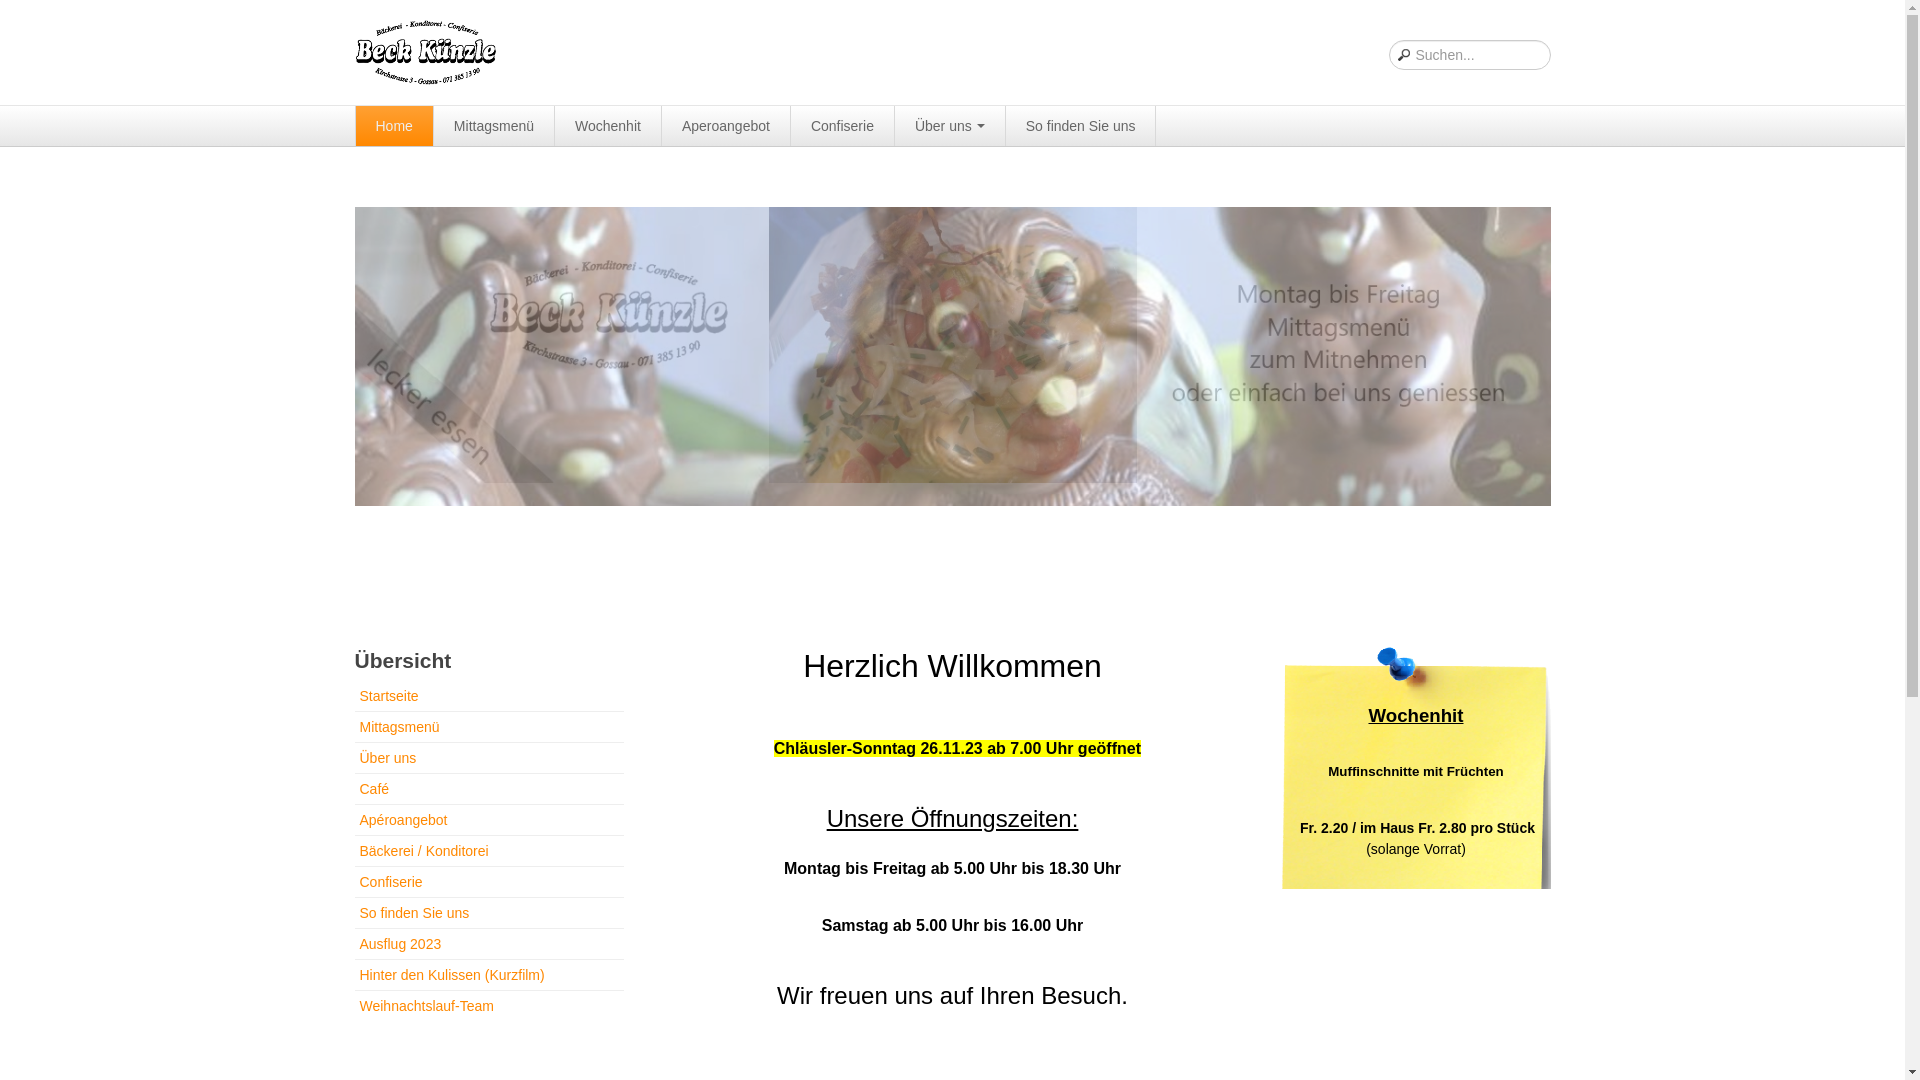 This screenshot has width=1920, height=1080. I want to click on 'So finden Sie uns', so click(488, 913).